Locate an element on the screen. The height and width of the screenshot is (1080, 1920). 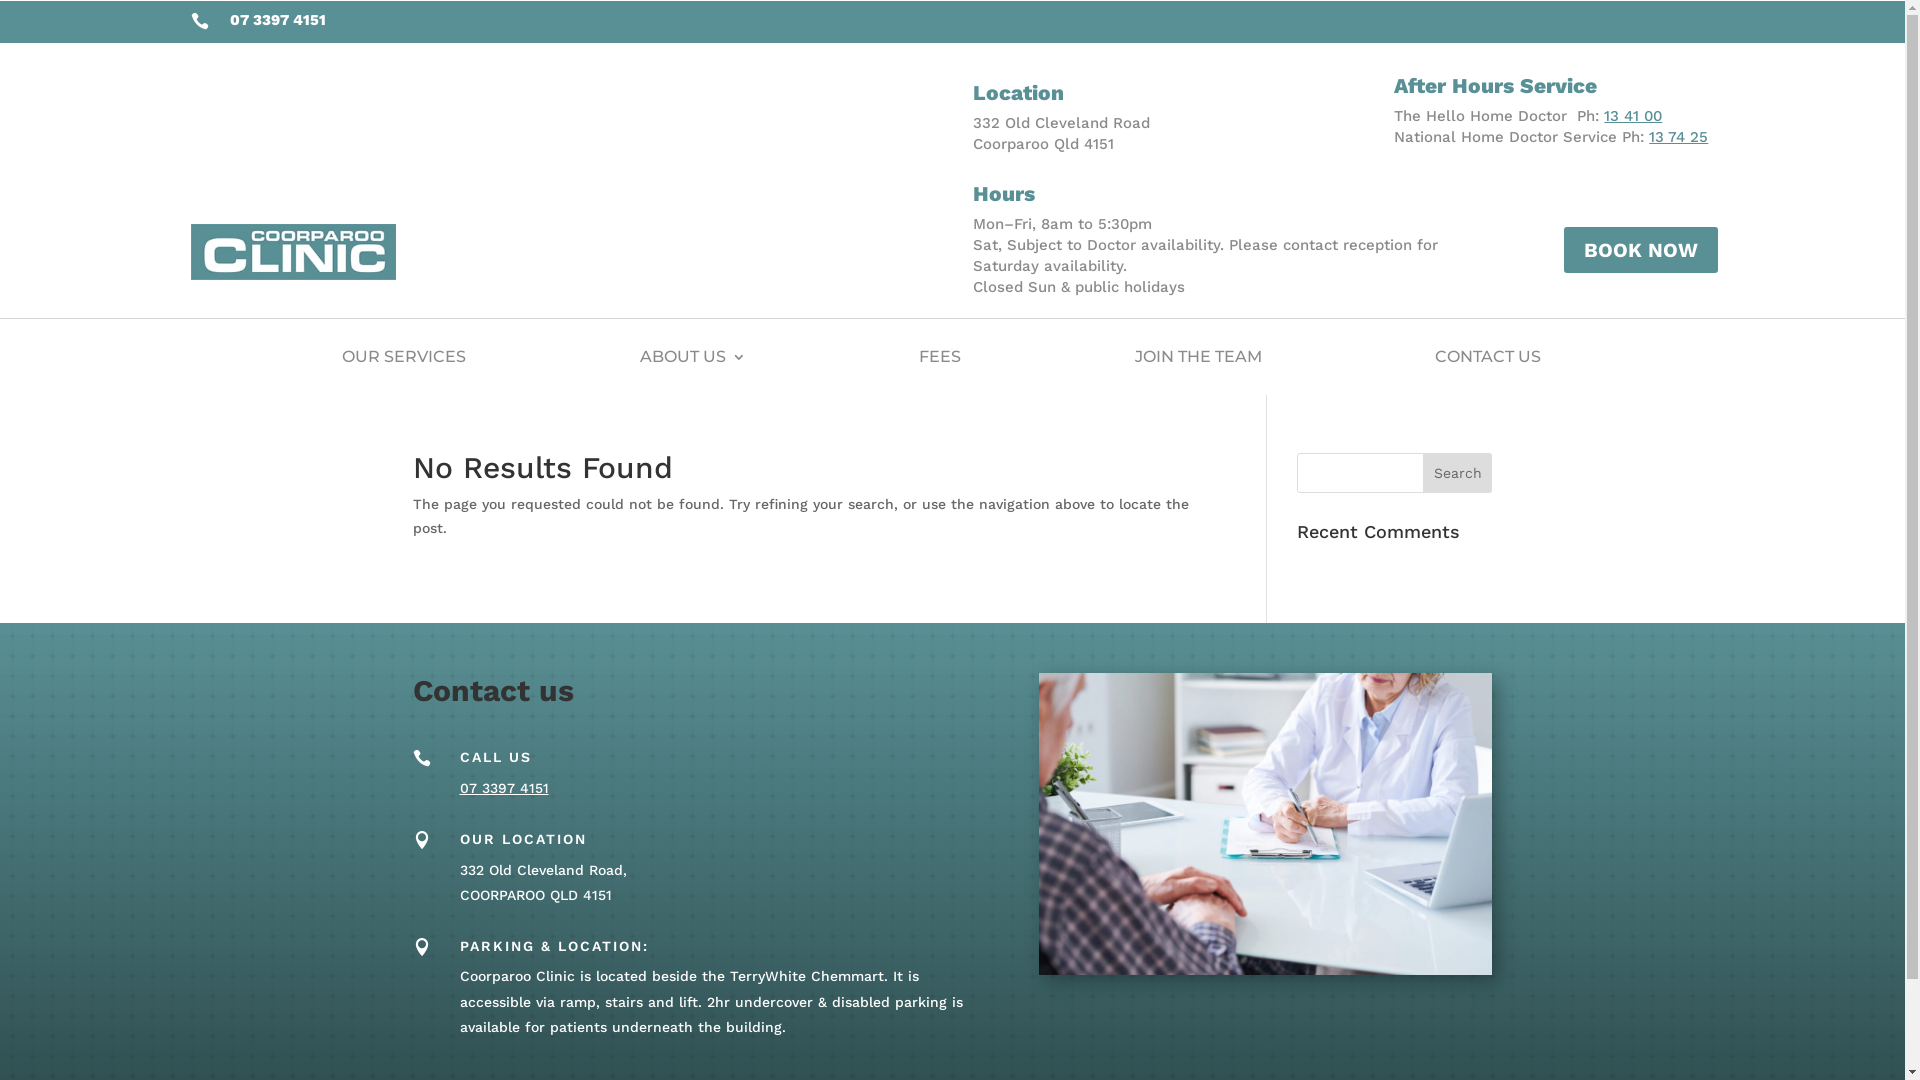
'ABOUT US' is located at coordinates (692, 356).